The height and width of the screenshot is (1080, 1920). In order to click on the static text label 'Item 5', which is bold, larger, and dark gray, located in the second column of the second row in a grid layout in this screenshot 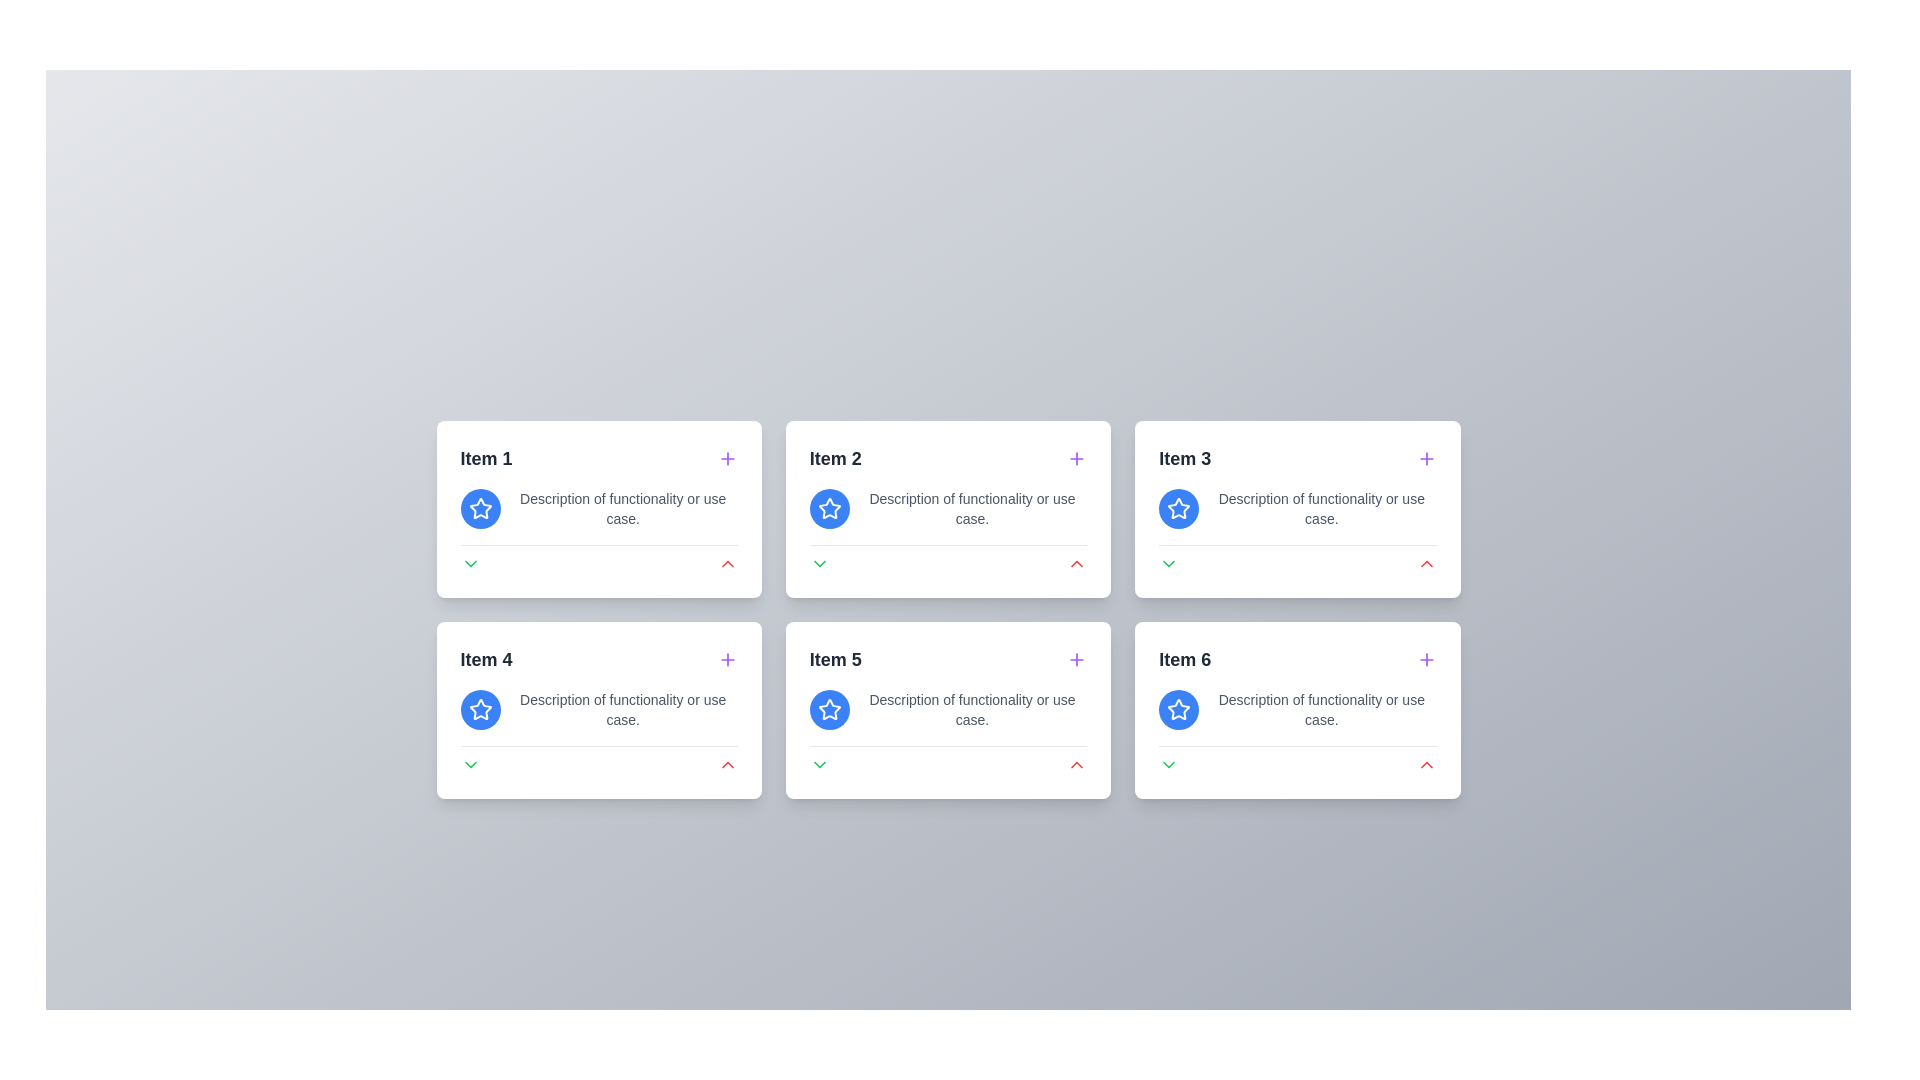, I will do `click(835, 659)`.